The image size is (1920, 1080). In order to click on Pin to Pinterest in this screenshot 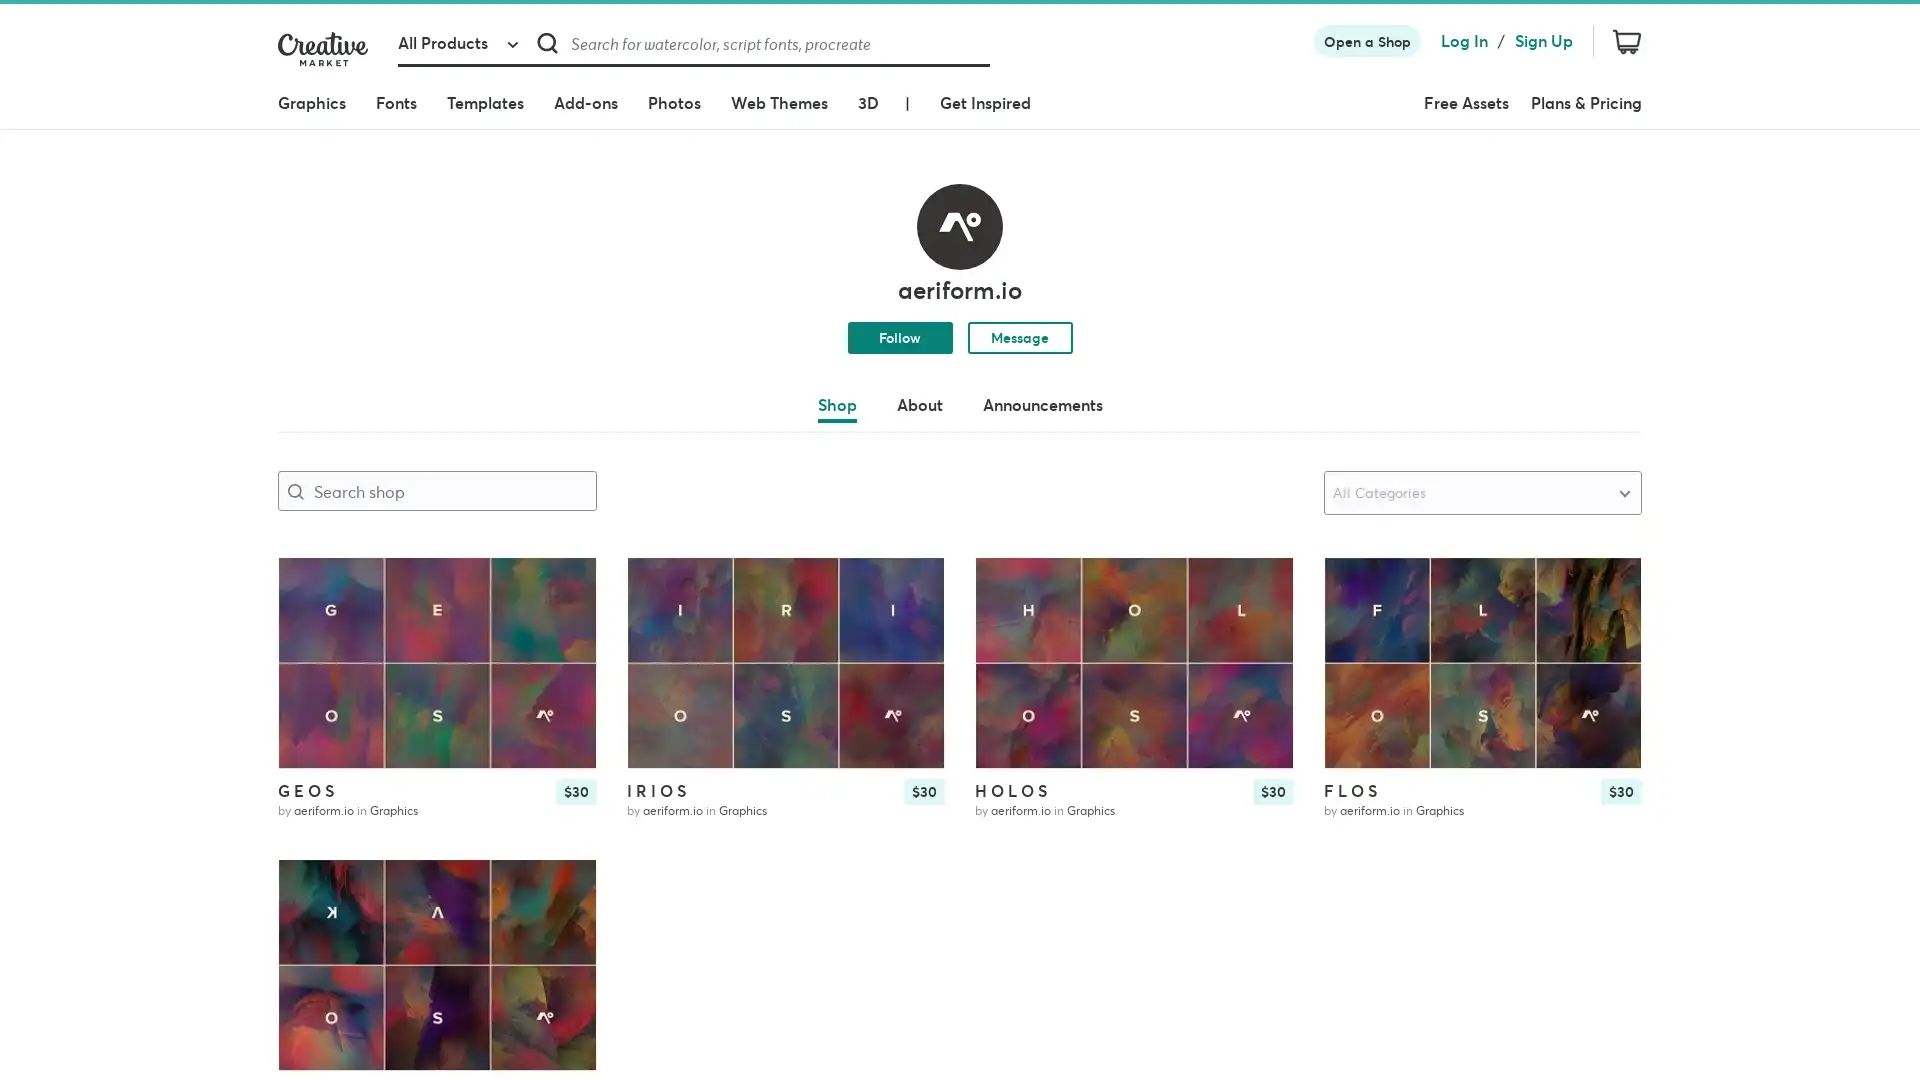, I will do `click(659, 588)`.